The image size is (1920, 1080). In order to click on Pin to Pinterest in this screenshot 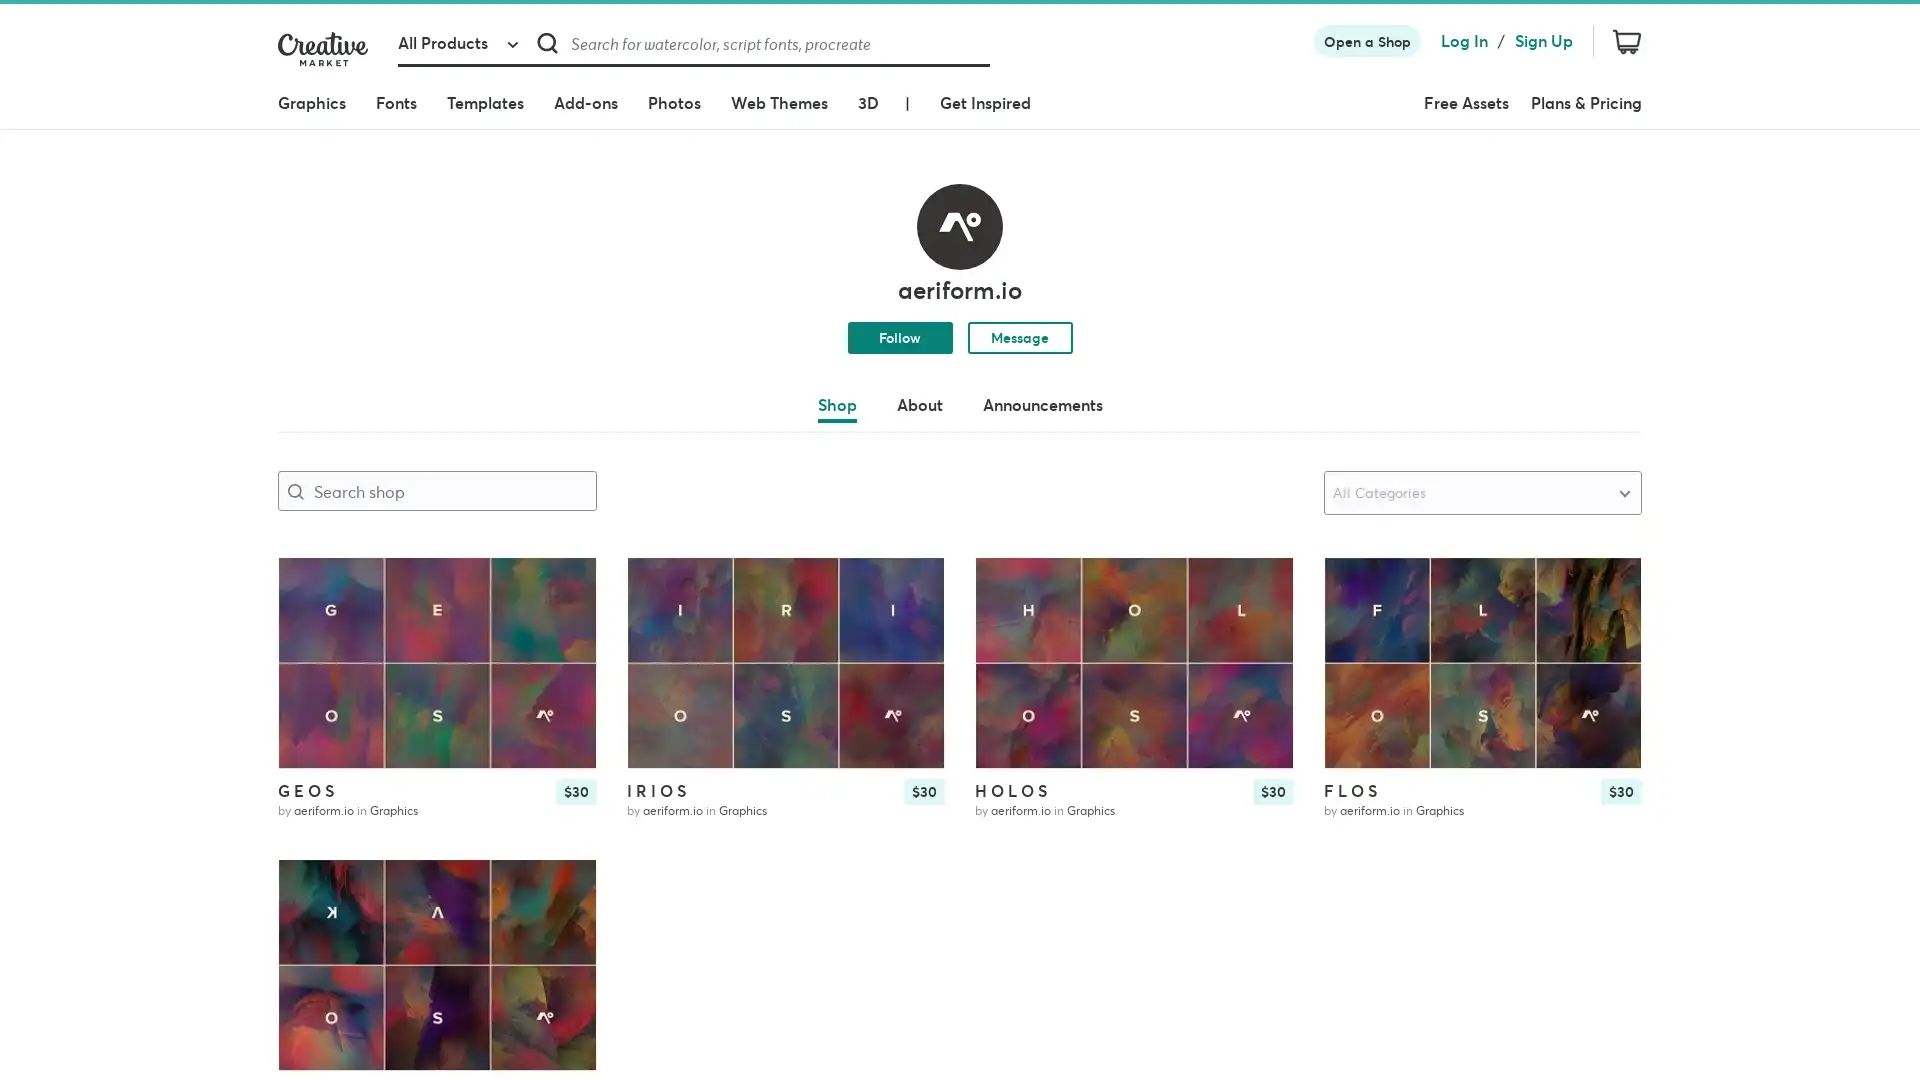, I will do `click(659, 588)`.